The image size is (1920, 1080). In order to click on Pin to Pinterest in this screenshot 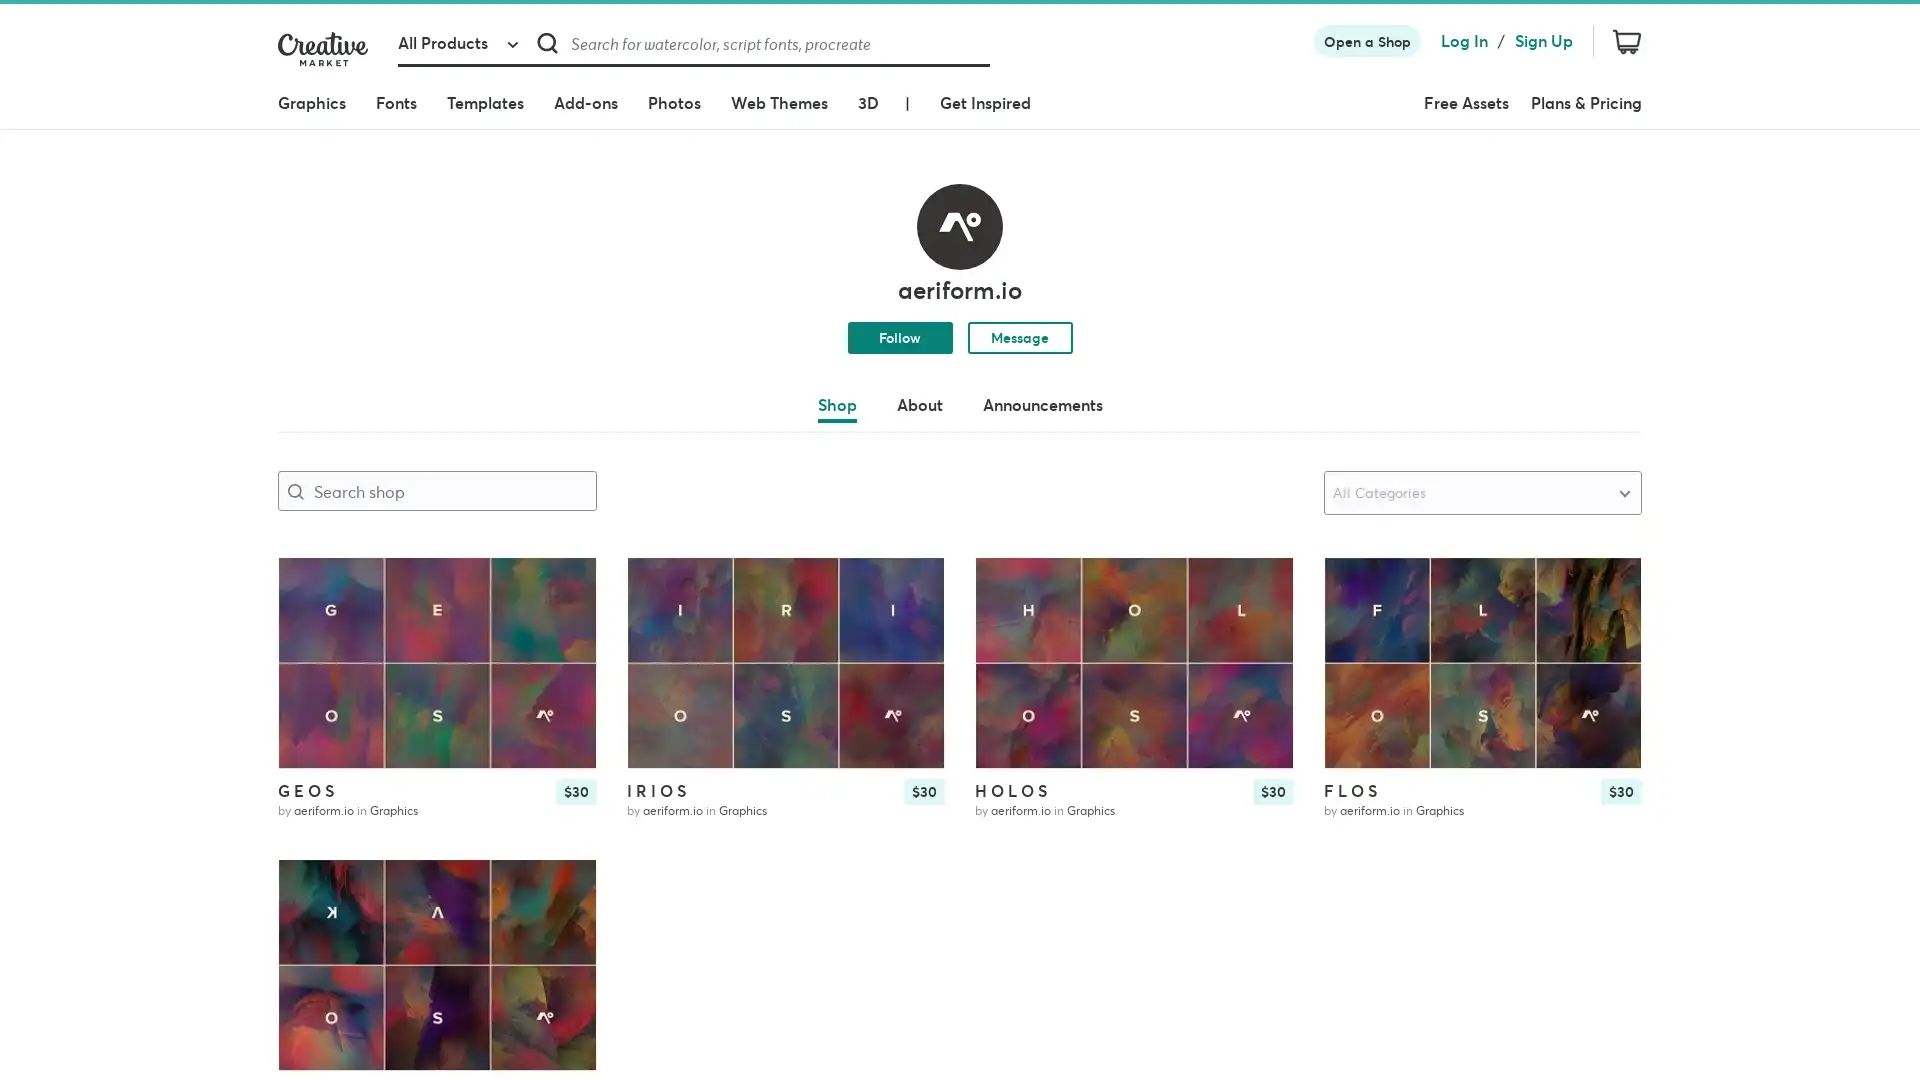, I will do `click(659, 588)`.